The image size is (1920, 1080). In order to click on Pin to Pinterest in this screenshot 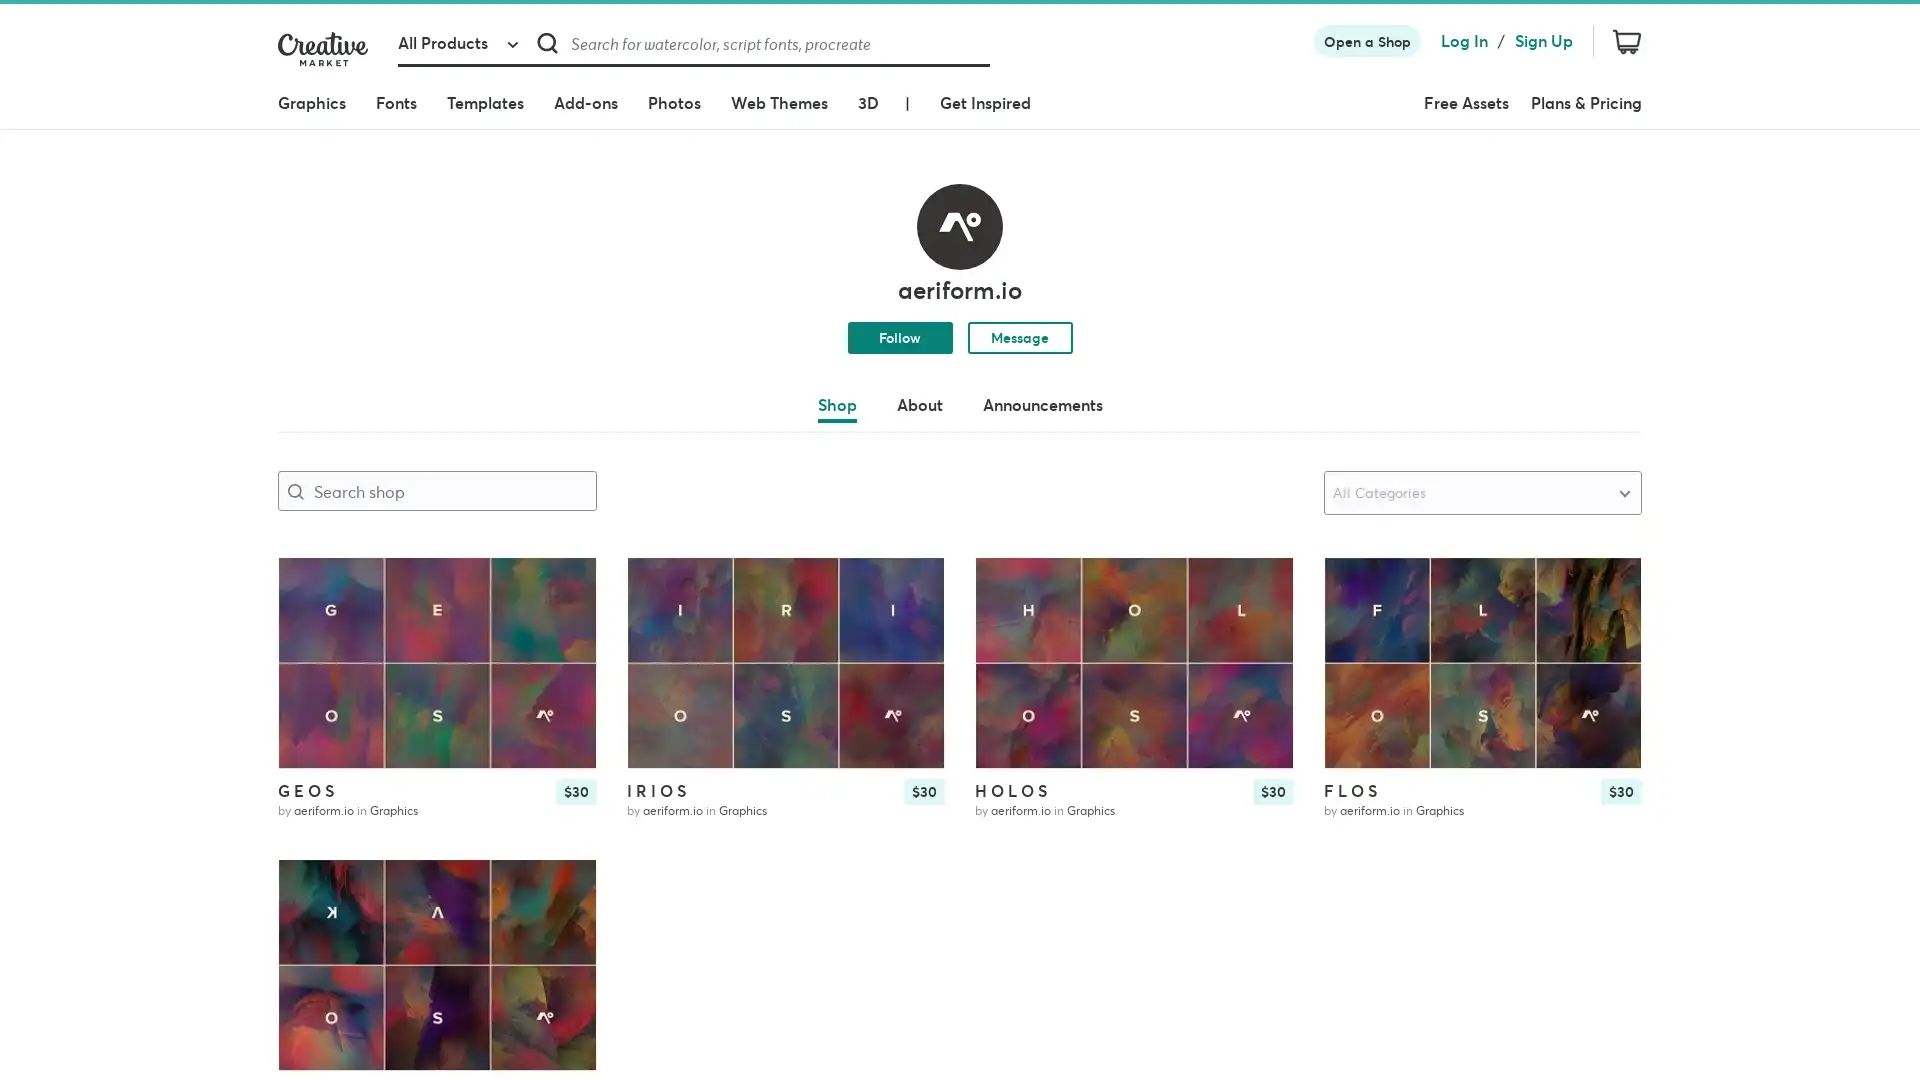, I will do `click(659, 588)`.